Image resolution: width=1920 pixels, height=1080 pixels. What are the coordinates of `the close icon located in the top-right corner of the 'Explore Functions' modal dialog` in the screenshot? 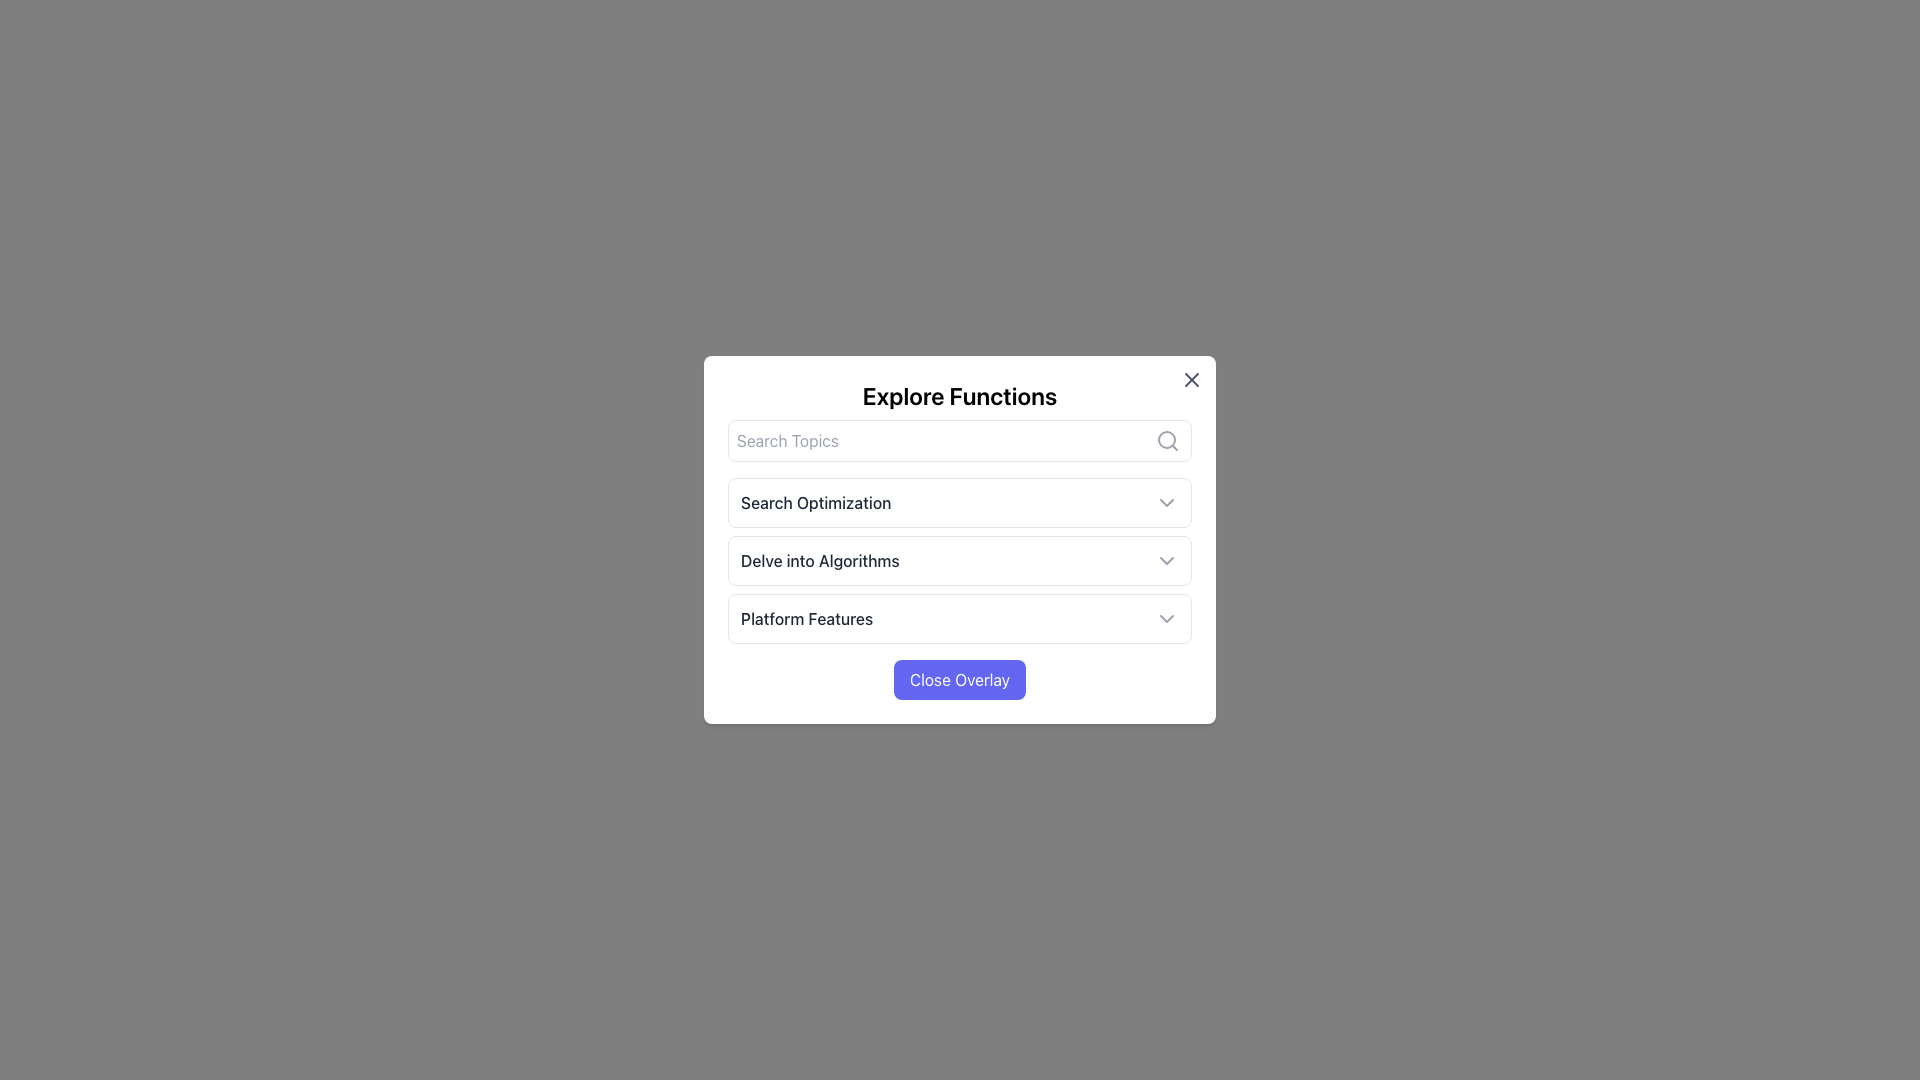 It's located at (1191, 380).